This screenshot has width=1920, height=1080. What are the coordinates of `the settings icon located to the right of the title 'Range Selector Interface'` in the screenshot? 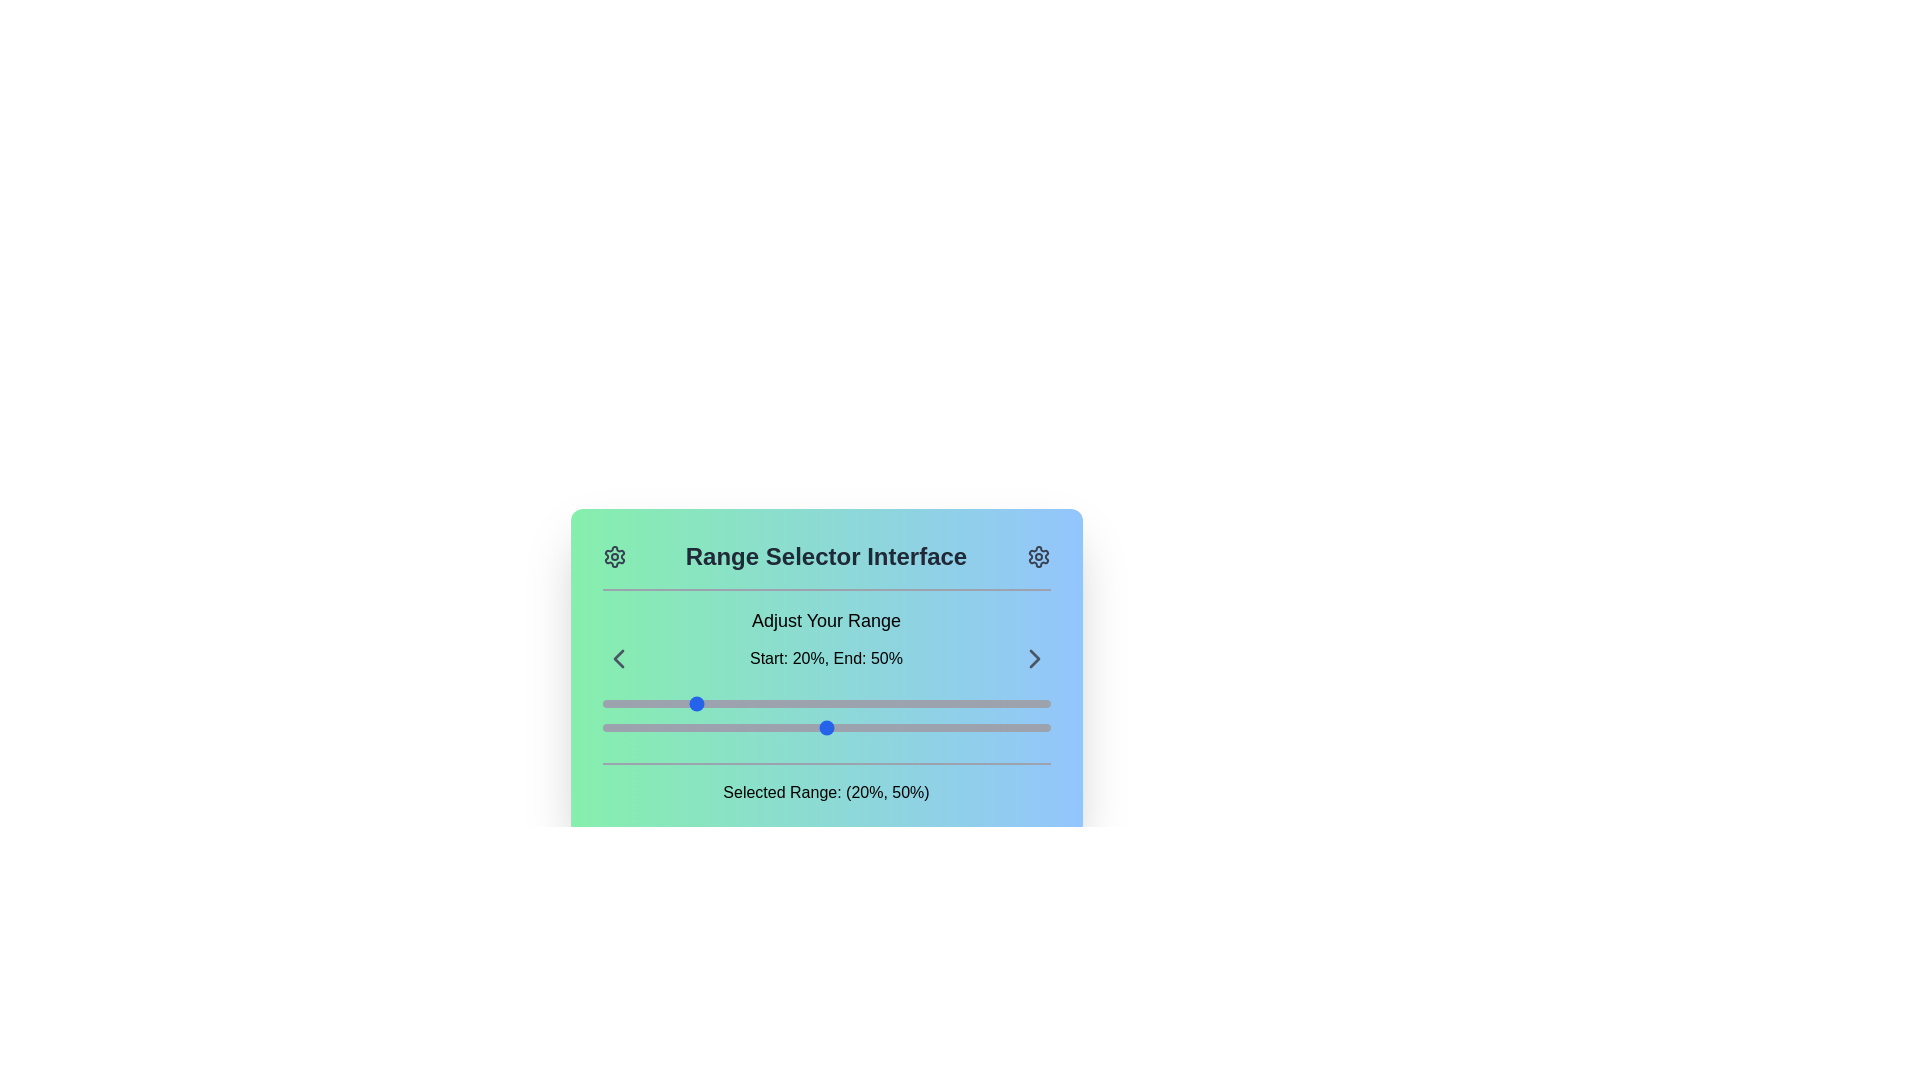 It's located at (613, 556).